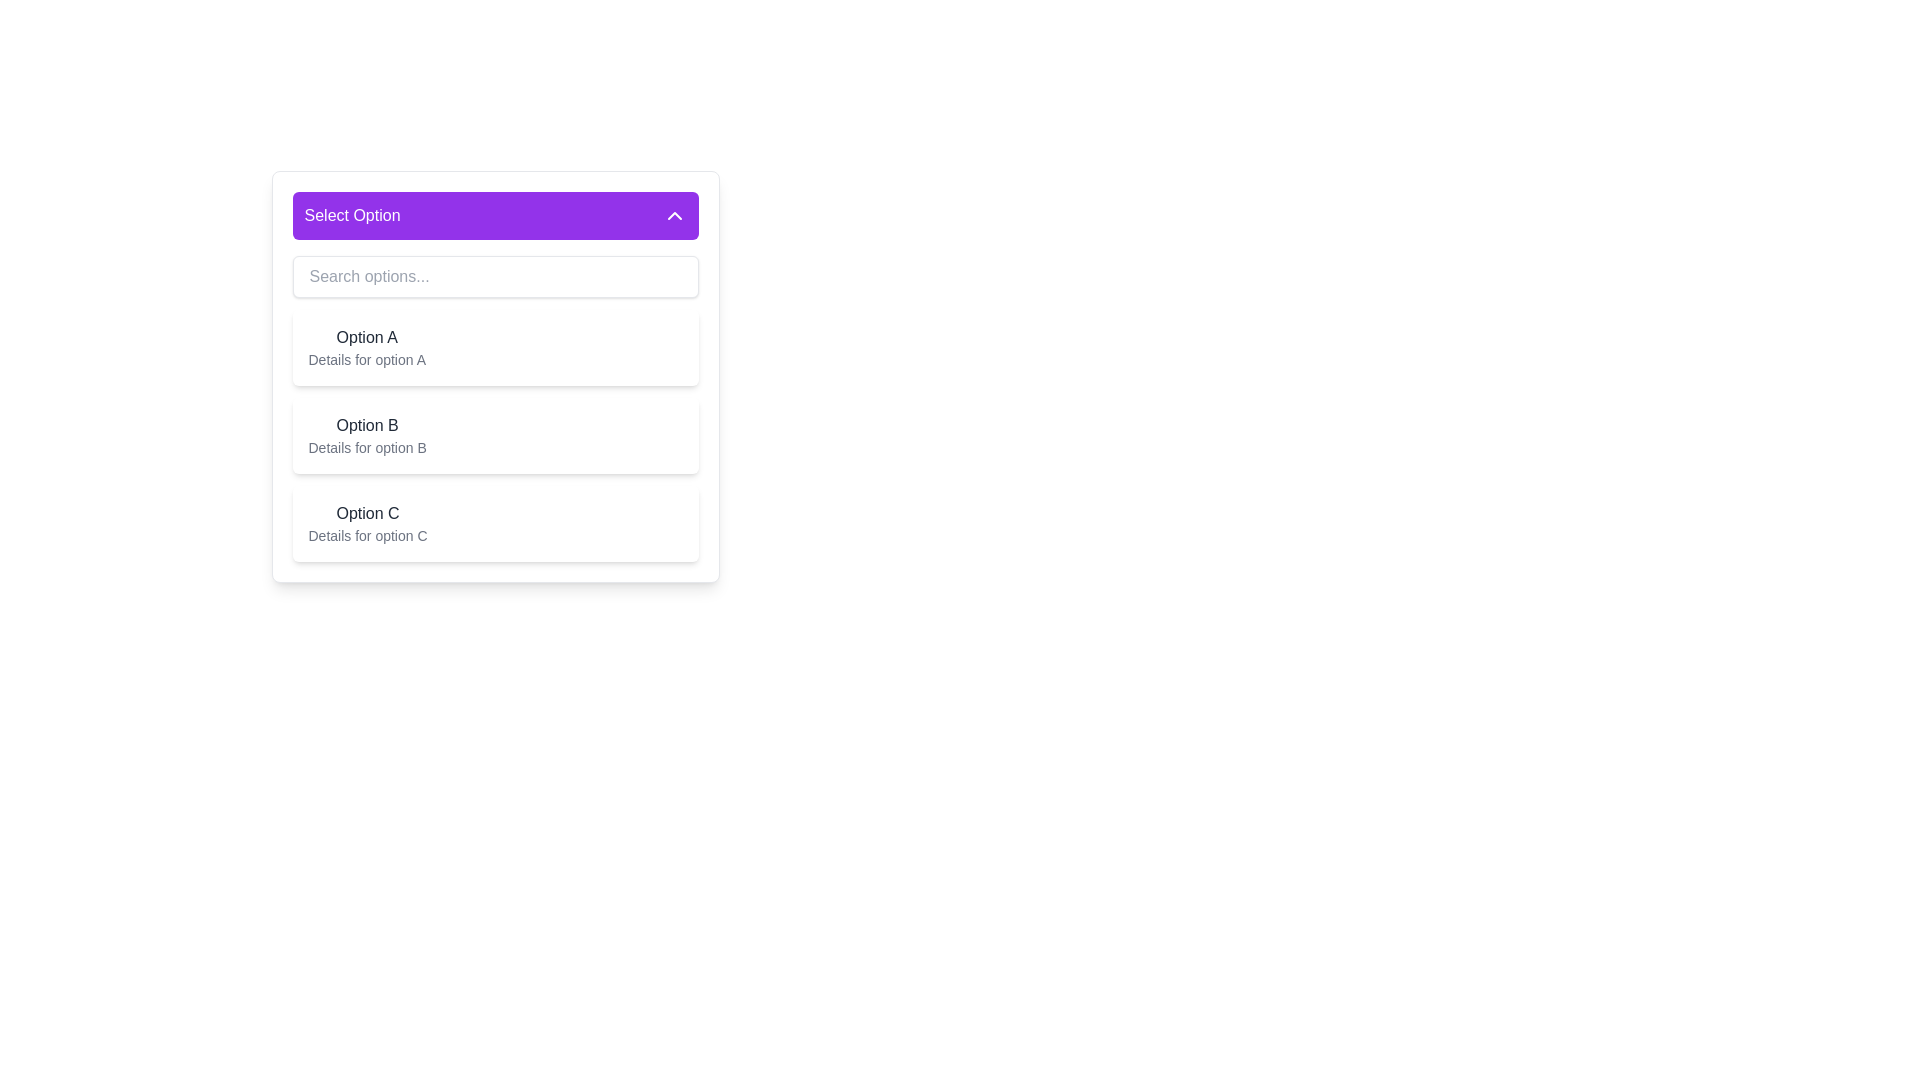 This screenshot has height=1080, width=1920. What do you see at coordinates (367, 424) in the screenshot?
I see `text content of the label for 'Option B' located within the dropdown menu titled 'Select Option'` at bounding box center [367, 424].